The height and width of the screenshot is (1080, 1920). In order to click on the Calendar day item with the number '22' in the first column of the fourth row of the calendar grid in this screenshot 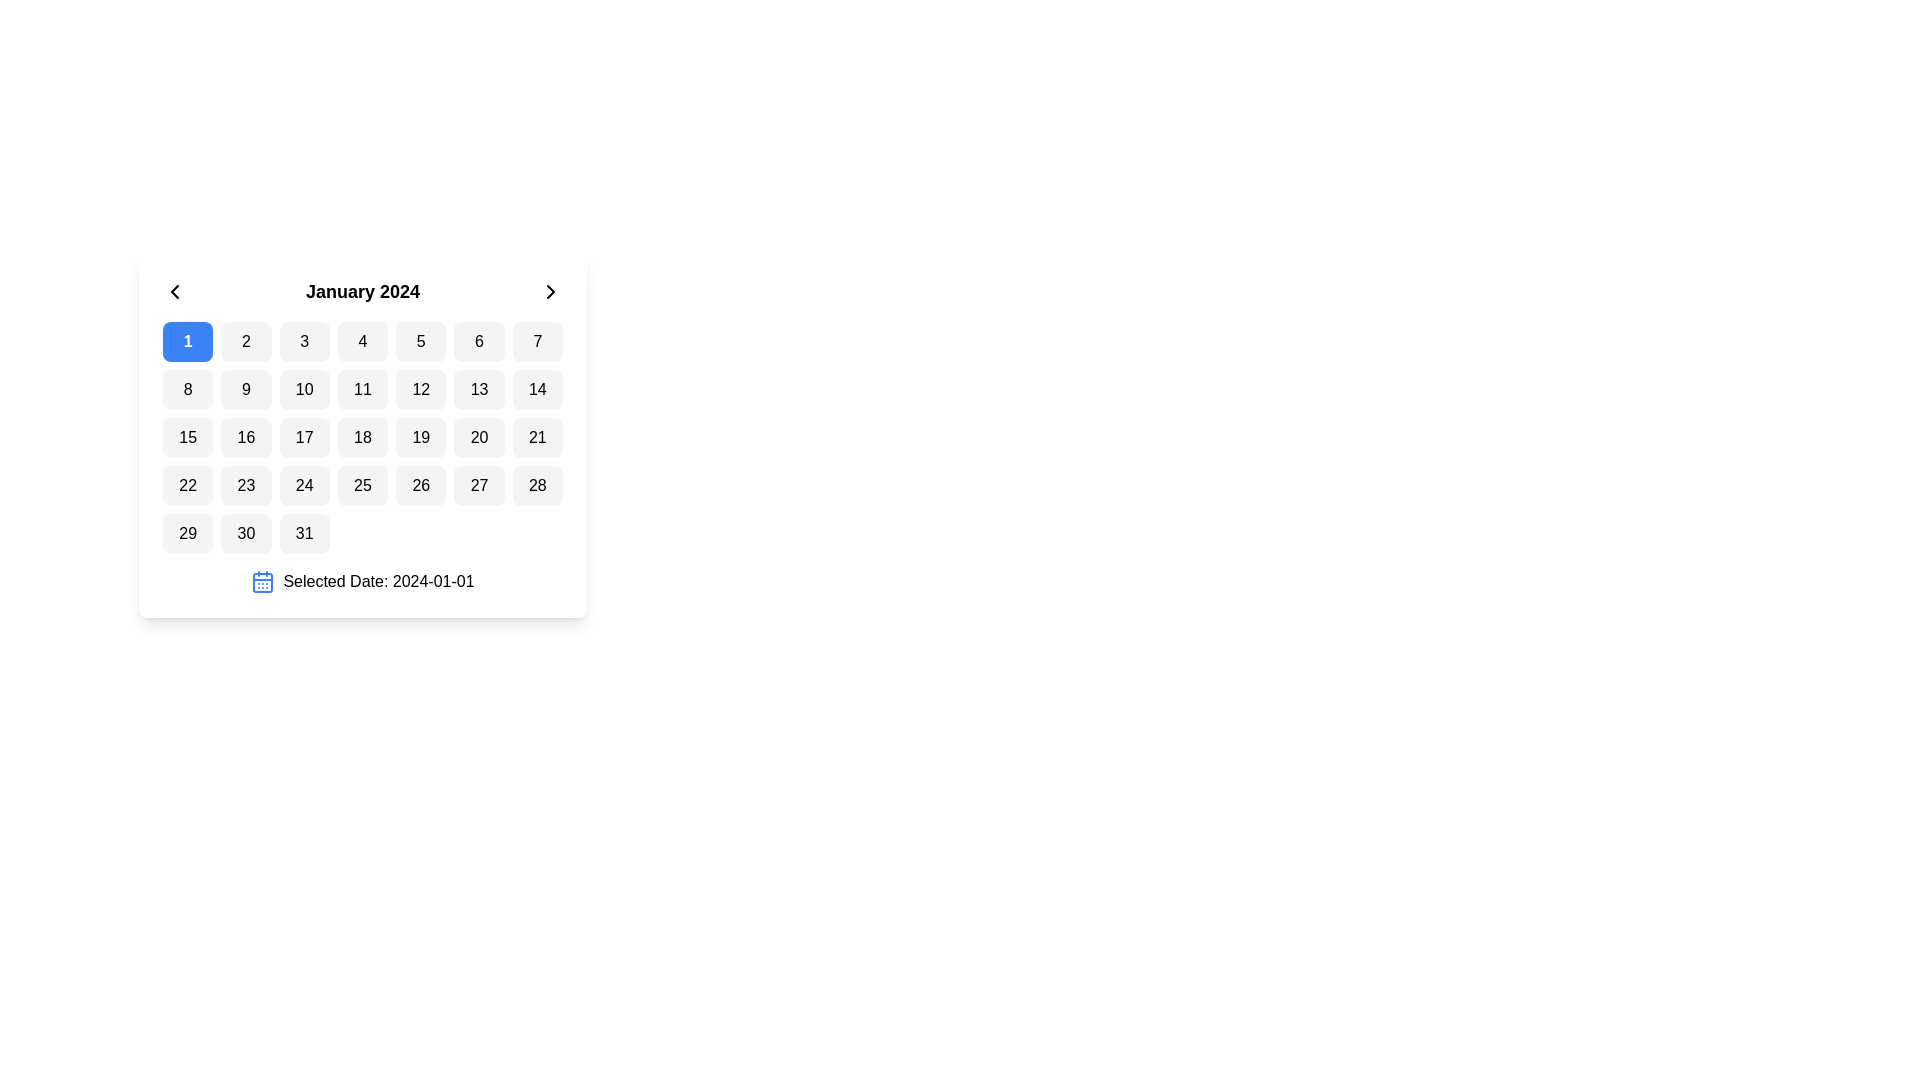, I will do `click(188, 486)`.